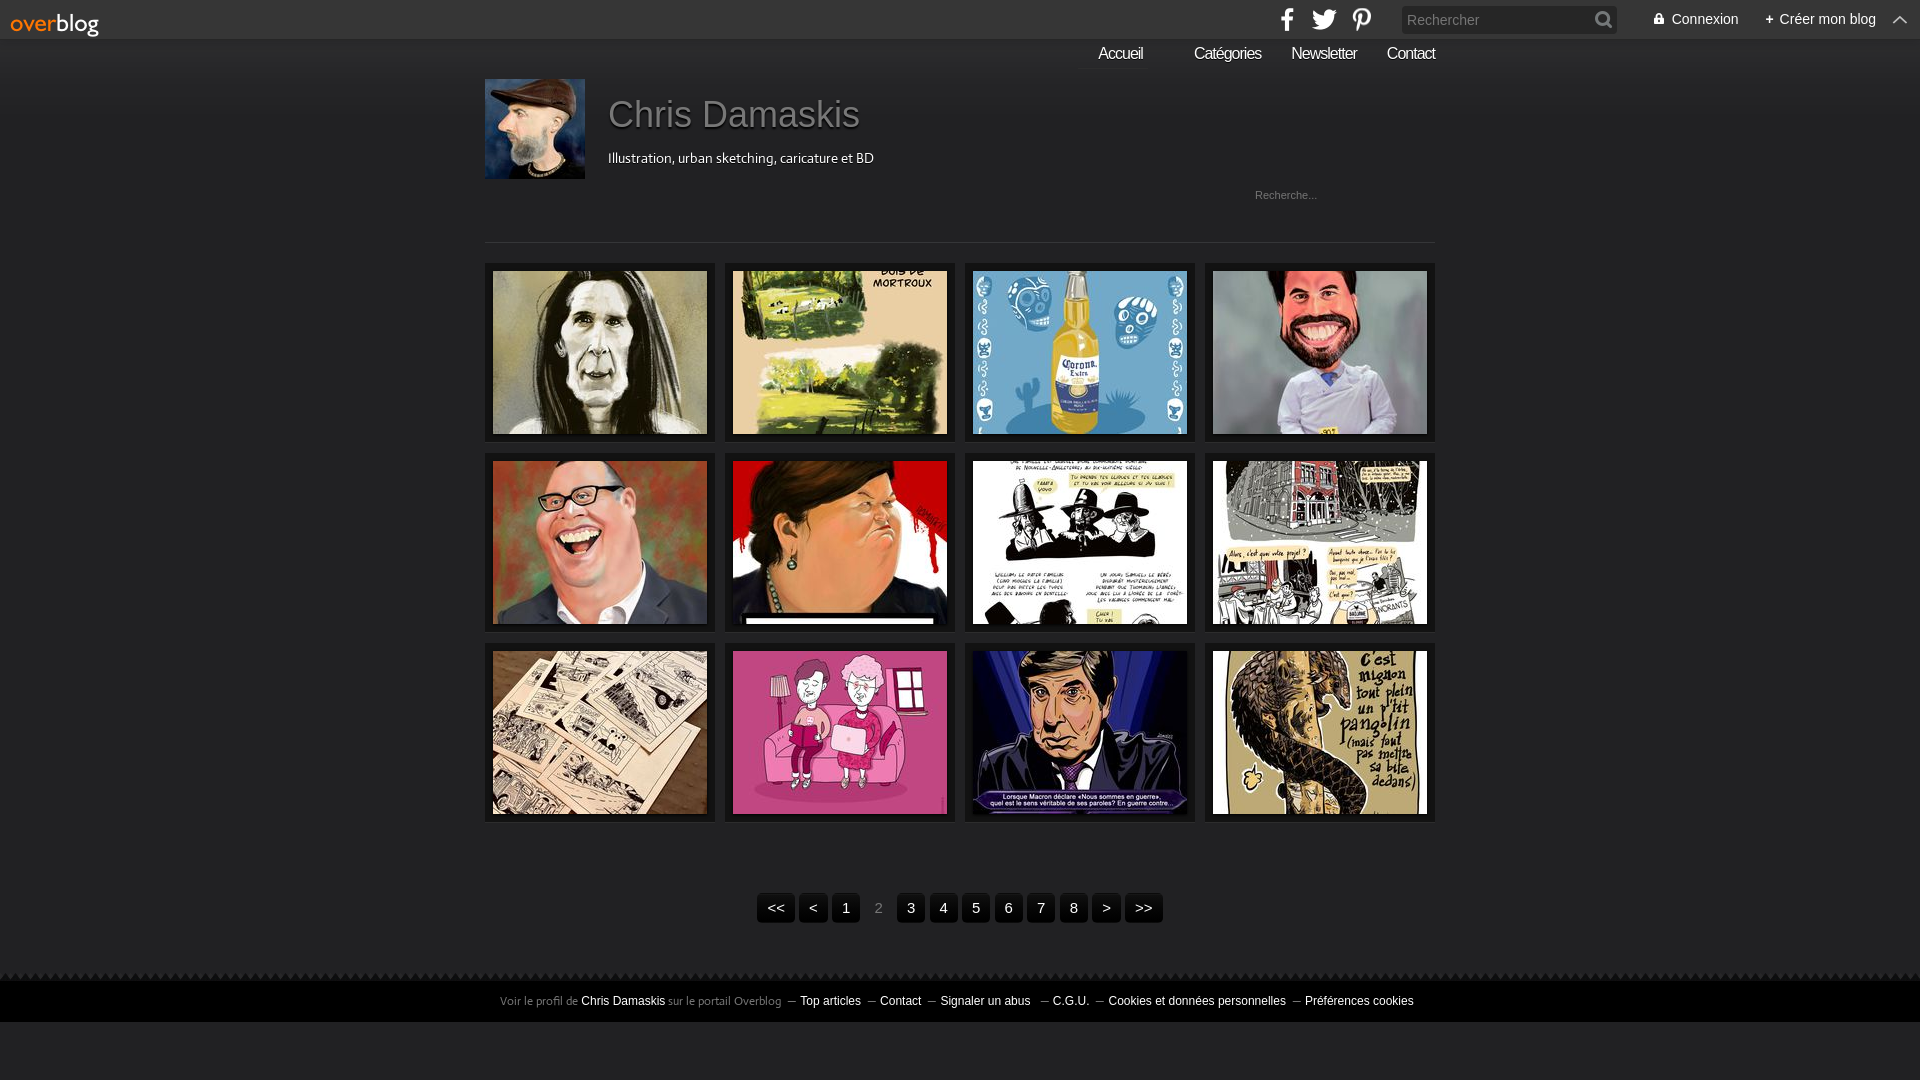  Describe the element at coordinates (845, 907) in the screenshot. I see `'1'` at that location.